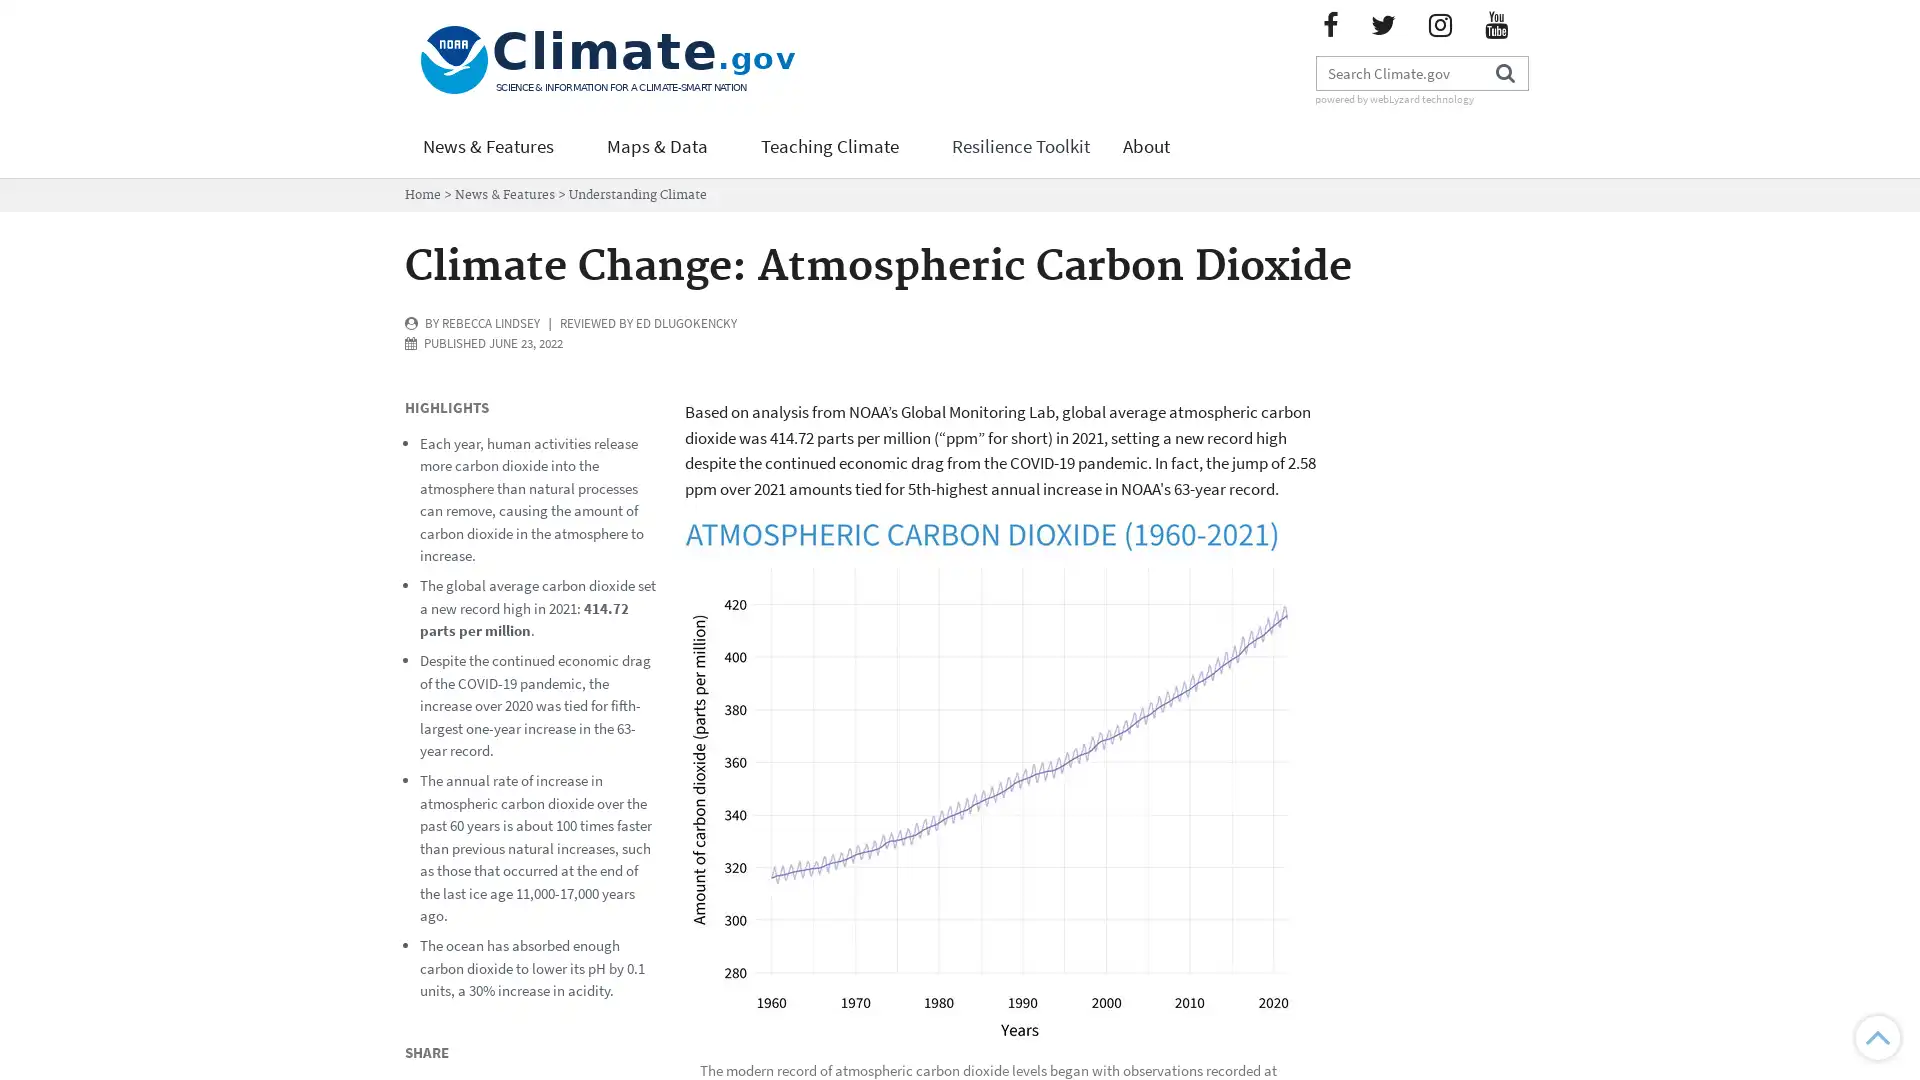 Image resolution: width=1920 pixels, height=1080 pixels. What do you see at coordinates (1505, 71) in the screenshot?
I see `Search` at bounding box center [1505, 71].